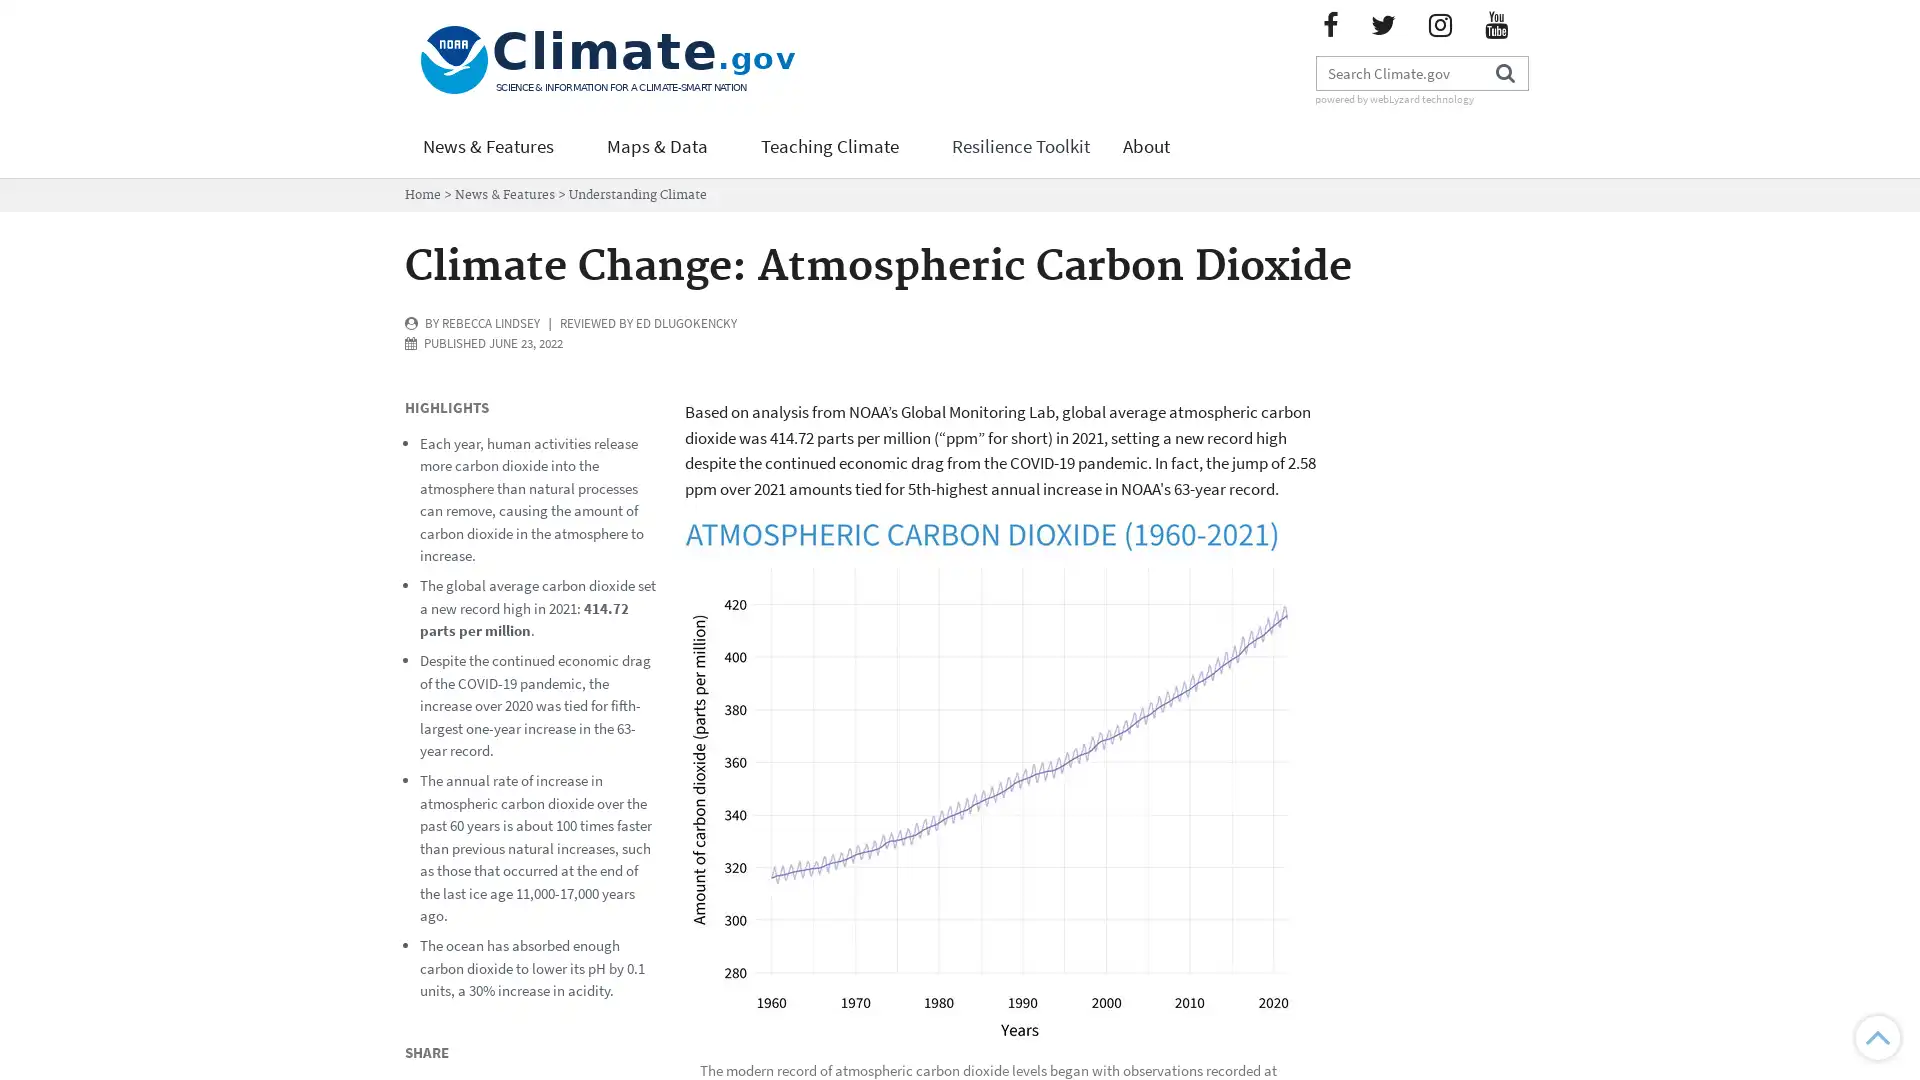 Image resolution: width=1920 pixels, height=1080 pixels. What do you see at coordinates (1505, 71) in the screenshot?
I see `Search` at bounding box center [1505, 71].